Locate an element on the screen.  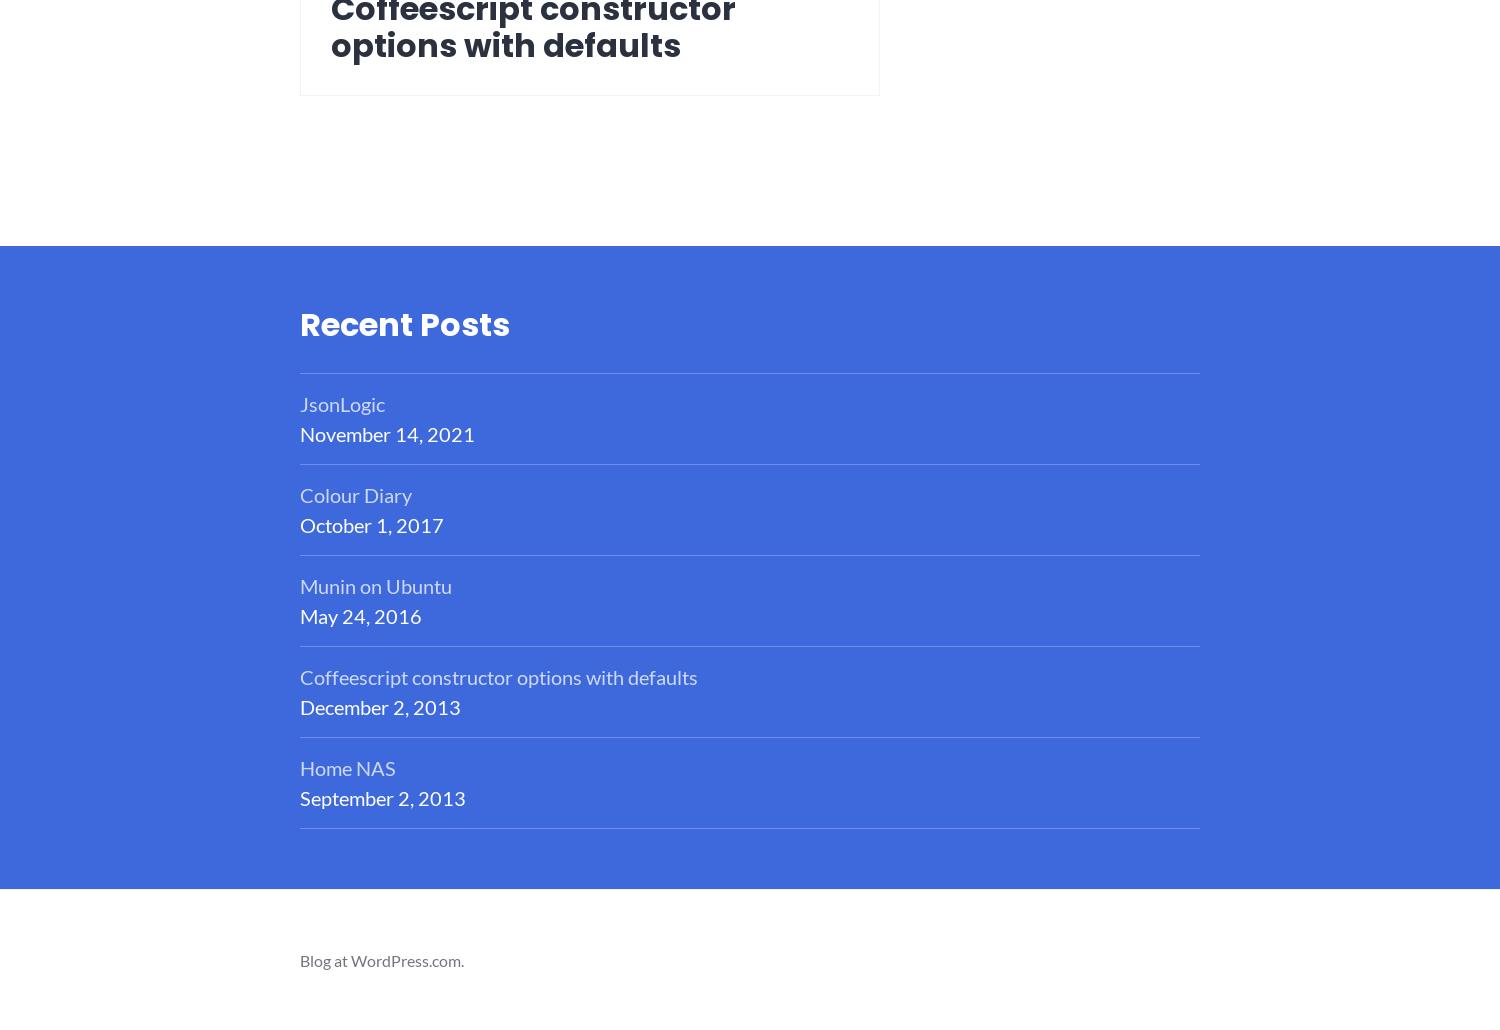
'December 2, 2013' is located at coordinates (380, 706).